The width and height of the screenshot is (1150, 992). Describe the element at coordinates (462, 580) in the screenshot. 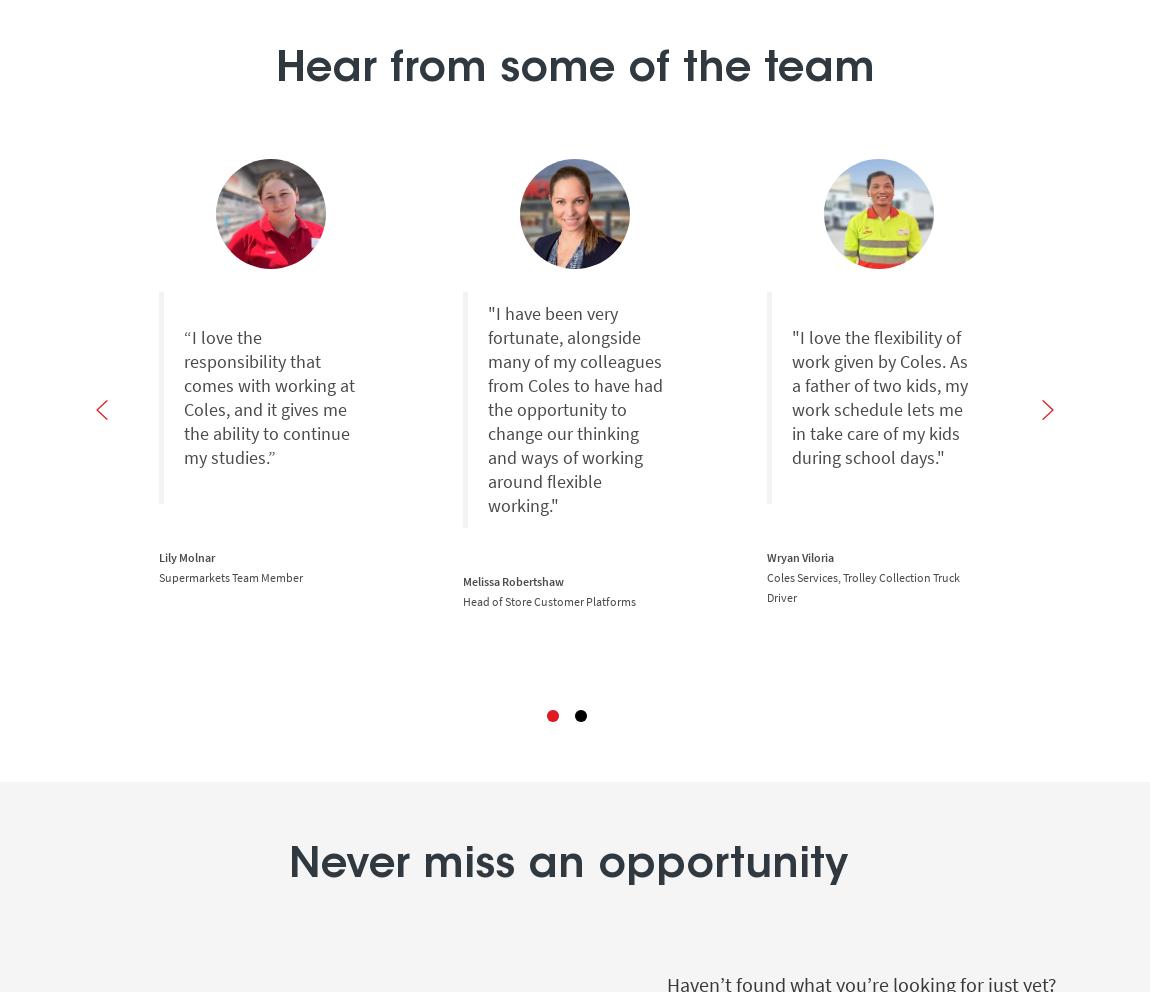

I see `'Melissa Robertshaw'` at that location.